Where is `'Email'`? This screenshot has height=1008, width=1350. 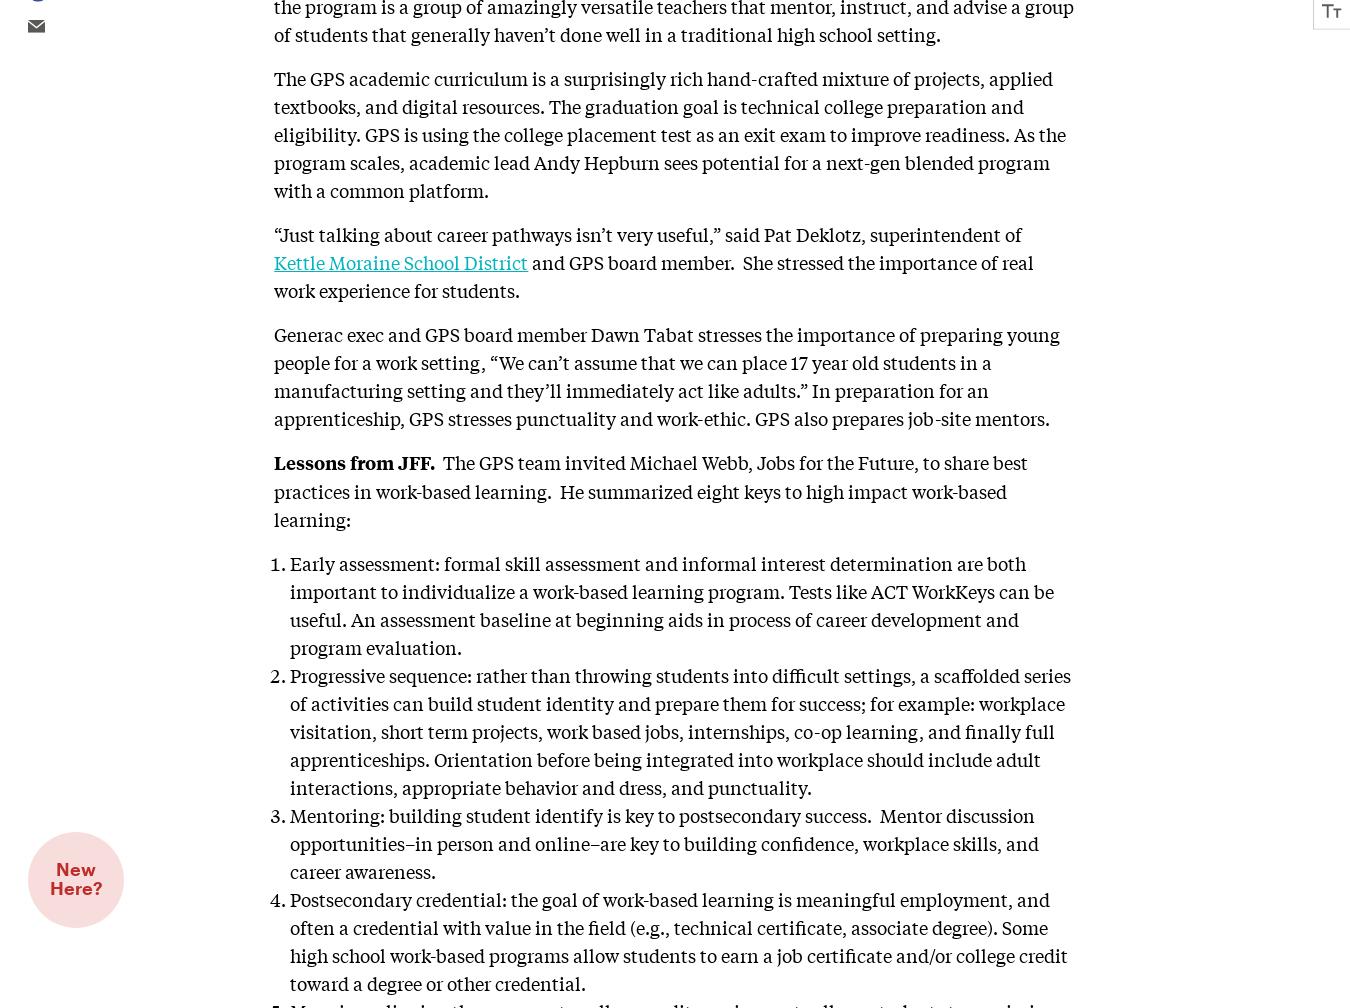
'Email' is located at coordinates (31, 26).